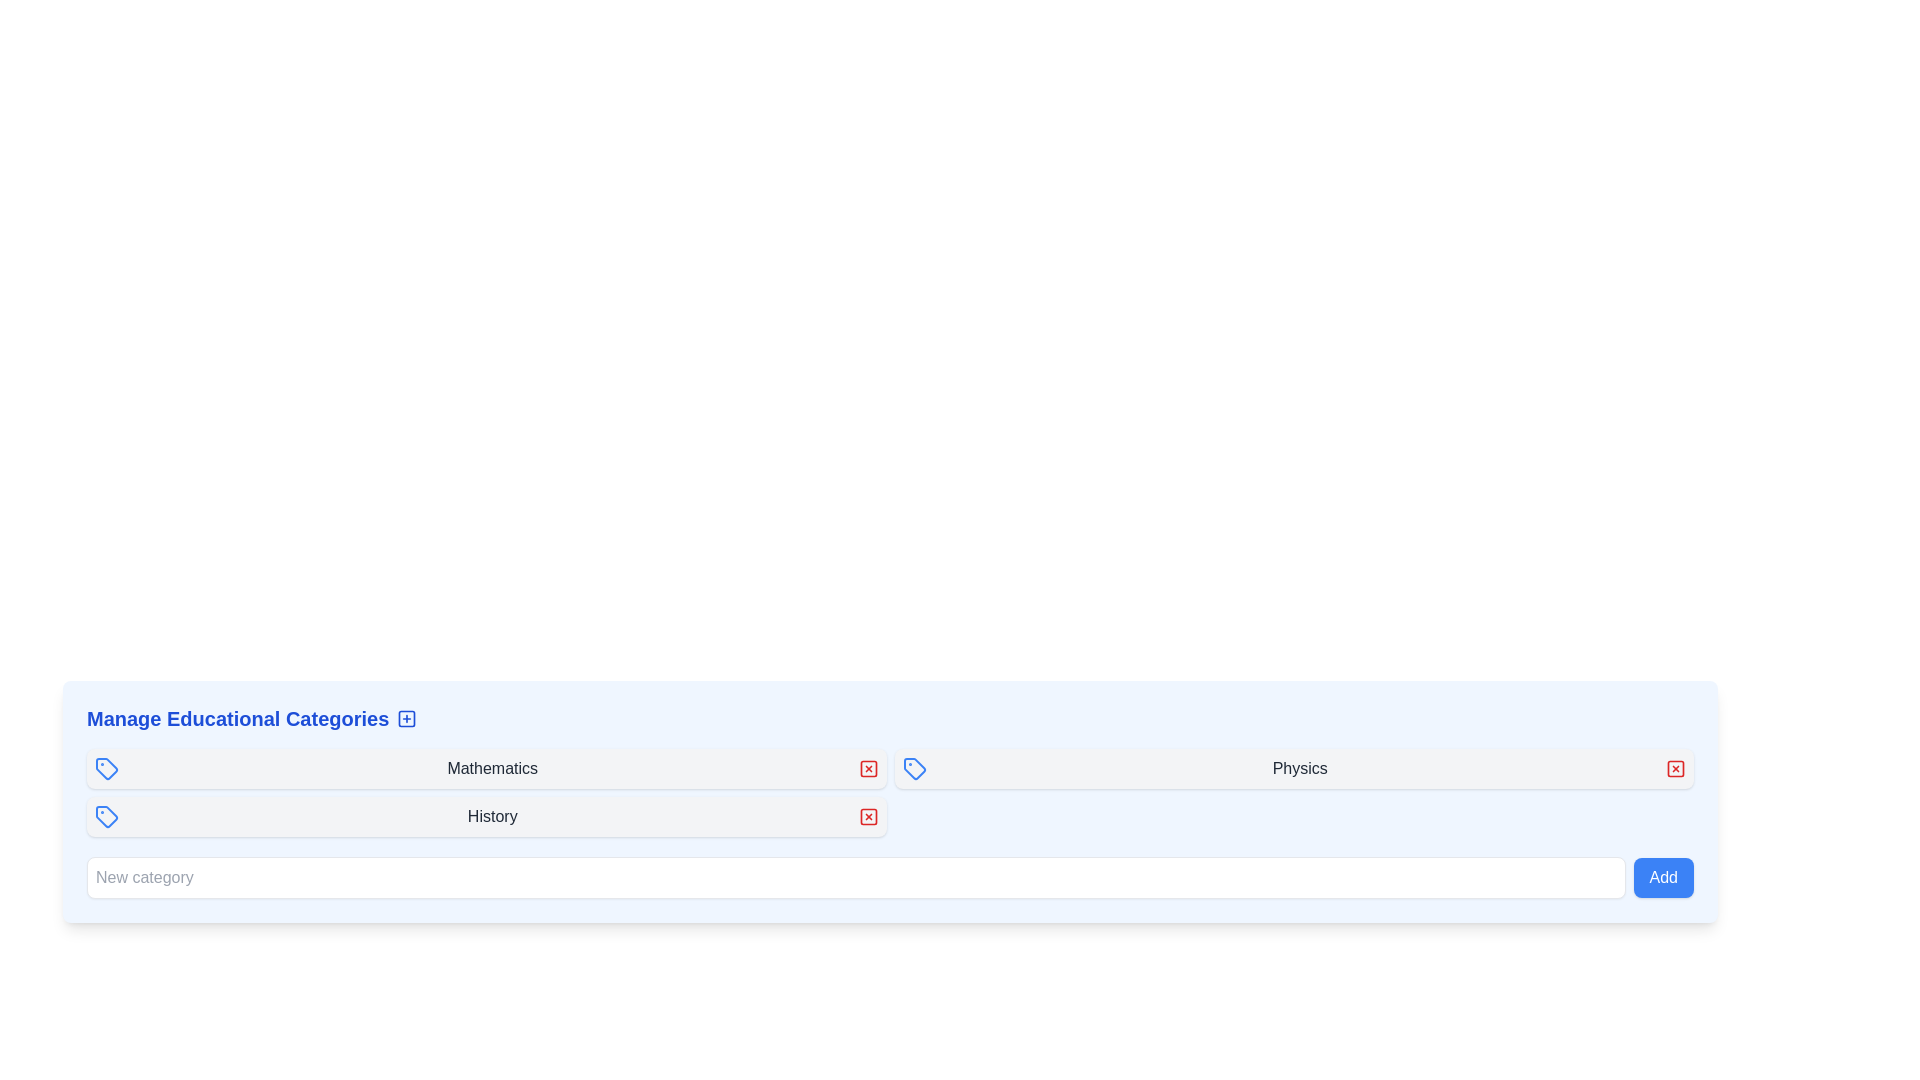  I want to click on label 'History' from the third entry row in the 'Manage Educational Categories' grid, which contains a labeled category entry with an icon and a delete button, so click(486, 817).